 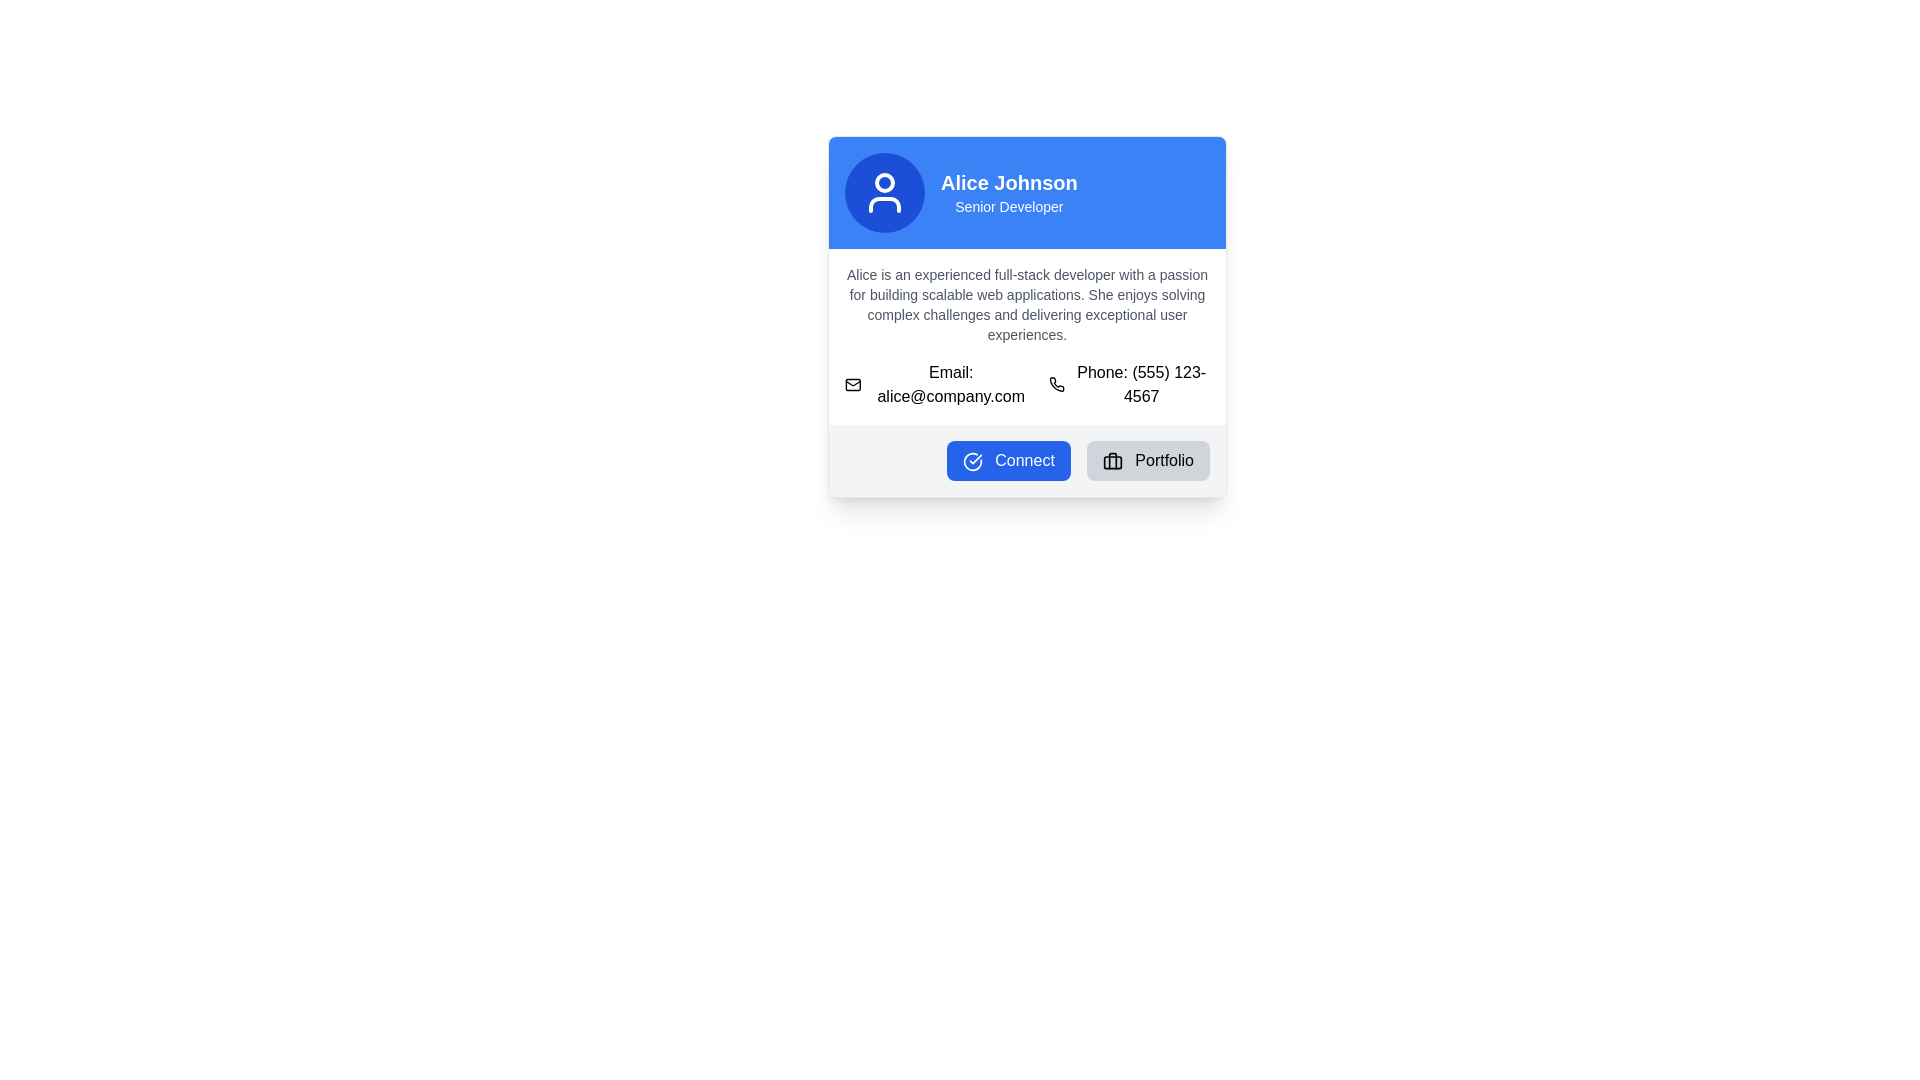 What do you see at coordinates (853, 385) in the screenshot?
I see `the email icon represented by an SVG image located to the left of the text 'Email: alice@company.com'` at bounding box center [853, 385].